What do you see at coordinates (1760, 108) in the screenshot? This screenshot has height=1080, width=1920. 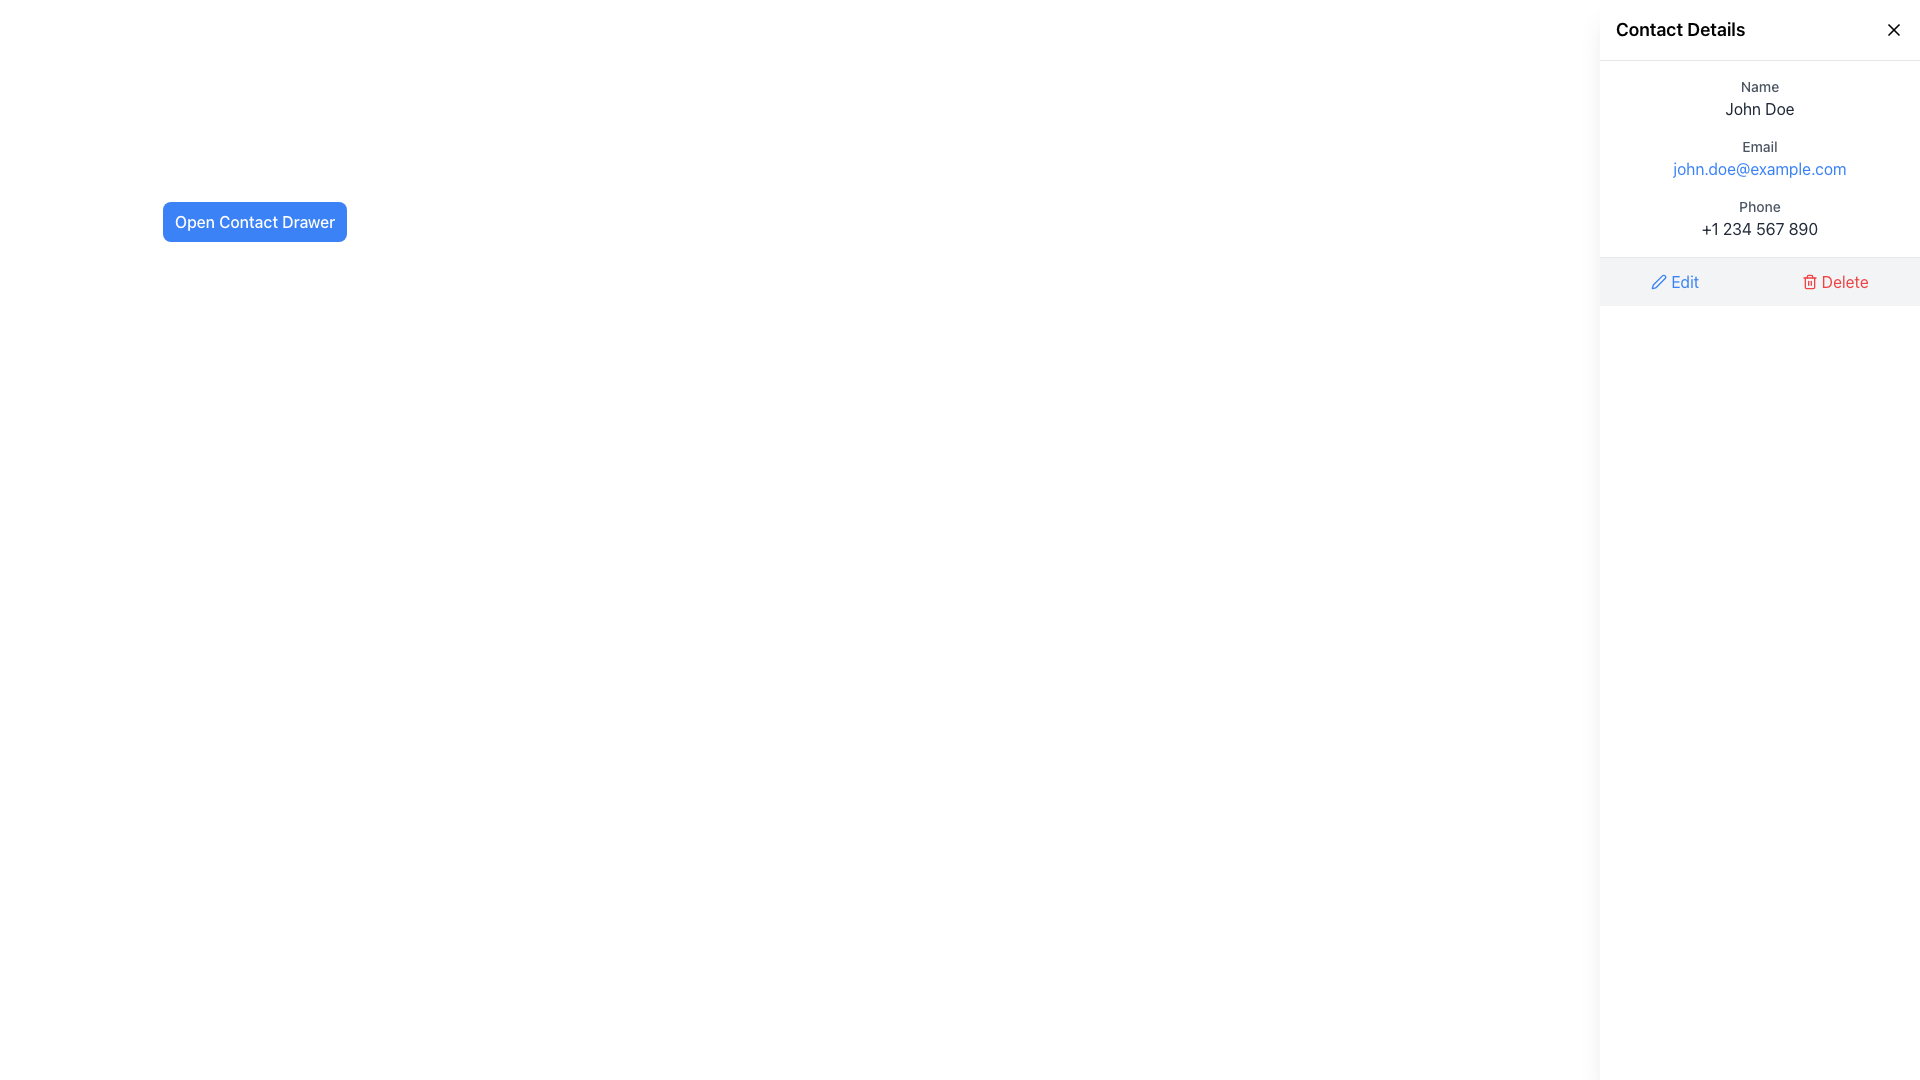 I see `the static text element that displays the name of the individual or entity in the 'Contact Details' section, located directly below the 'Name' label` at bounding box center [1760, 108].